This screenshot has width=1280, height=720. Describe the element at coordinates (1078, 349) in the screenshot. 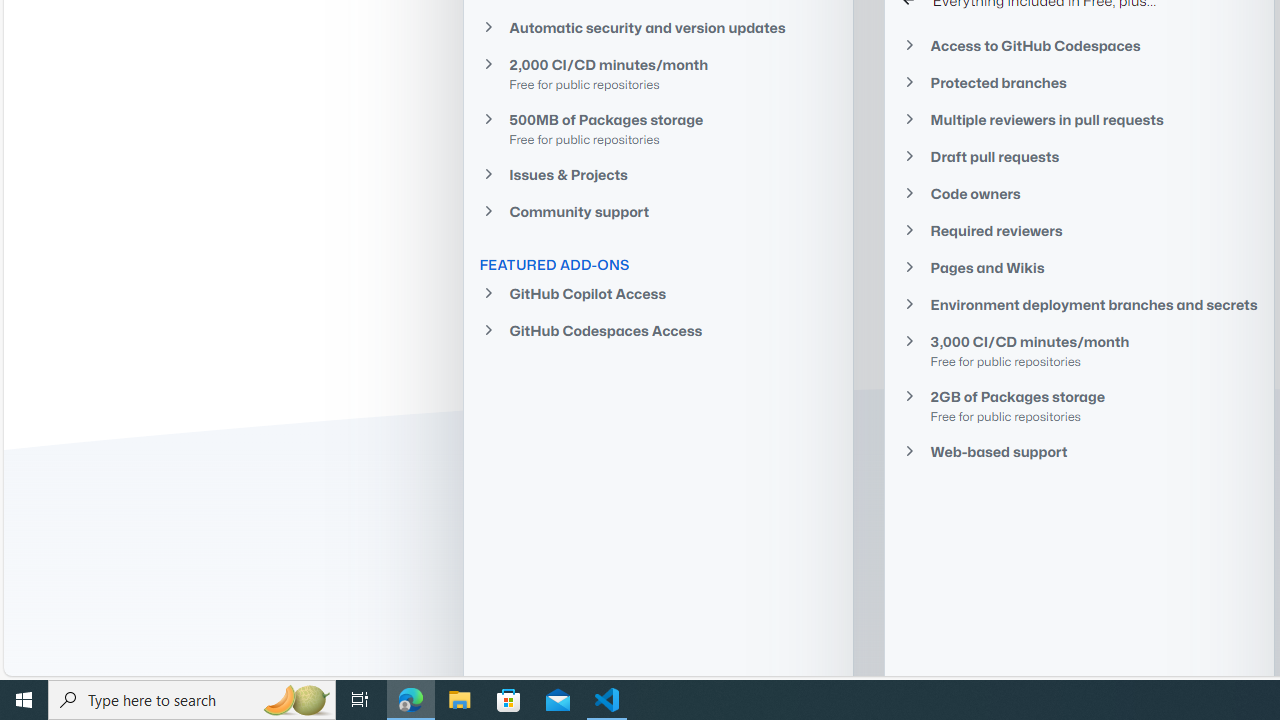

I see `'3,000 CI/CD minutes/monthFree for public repositories'` at that location.